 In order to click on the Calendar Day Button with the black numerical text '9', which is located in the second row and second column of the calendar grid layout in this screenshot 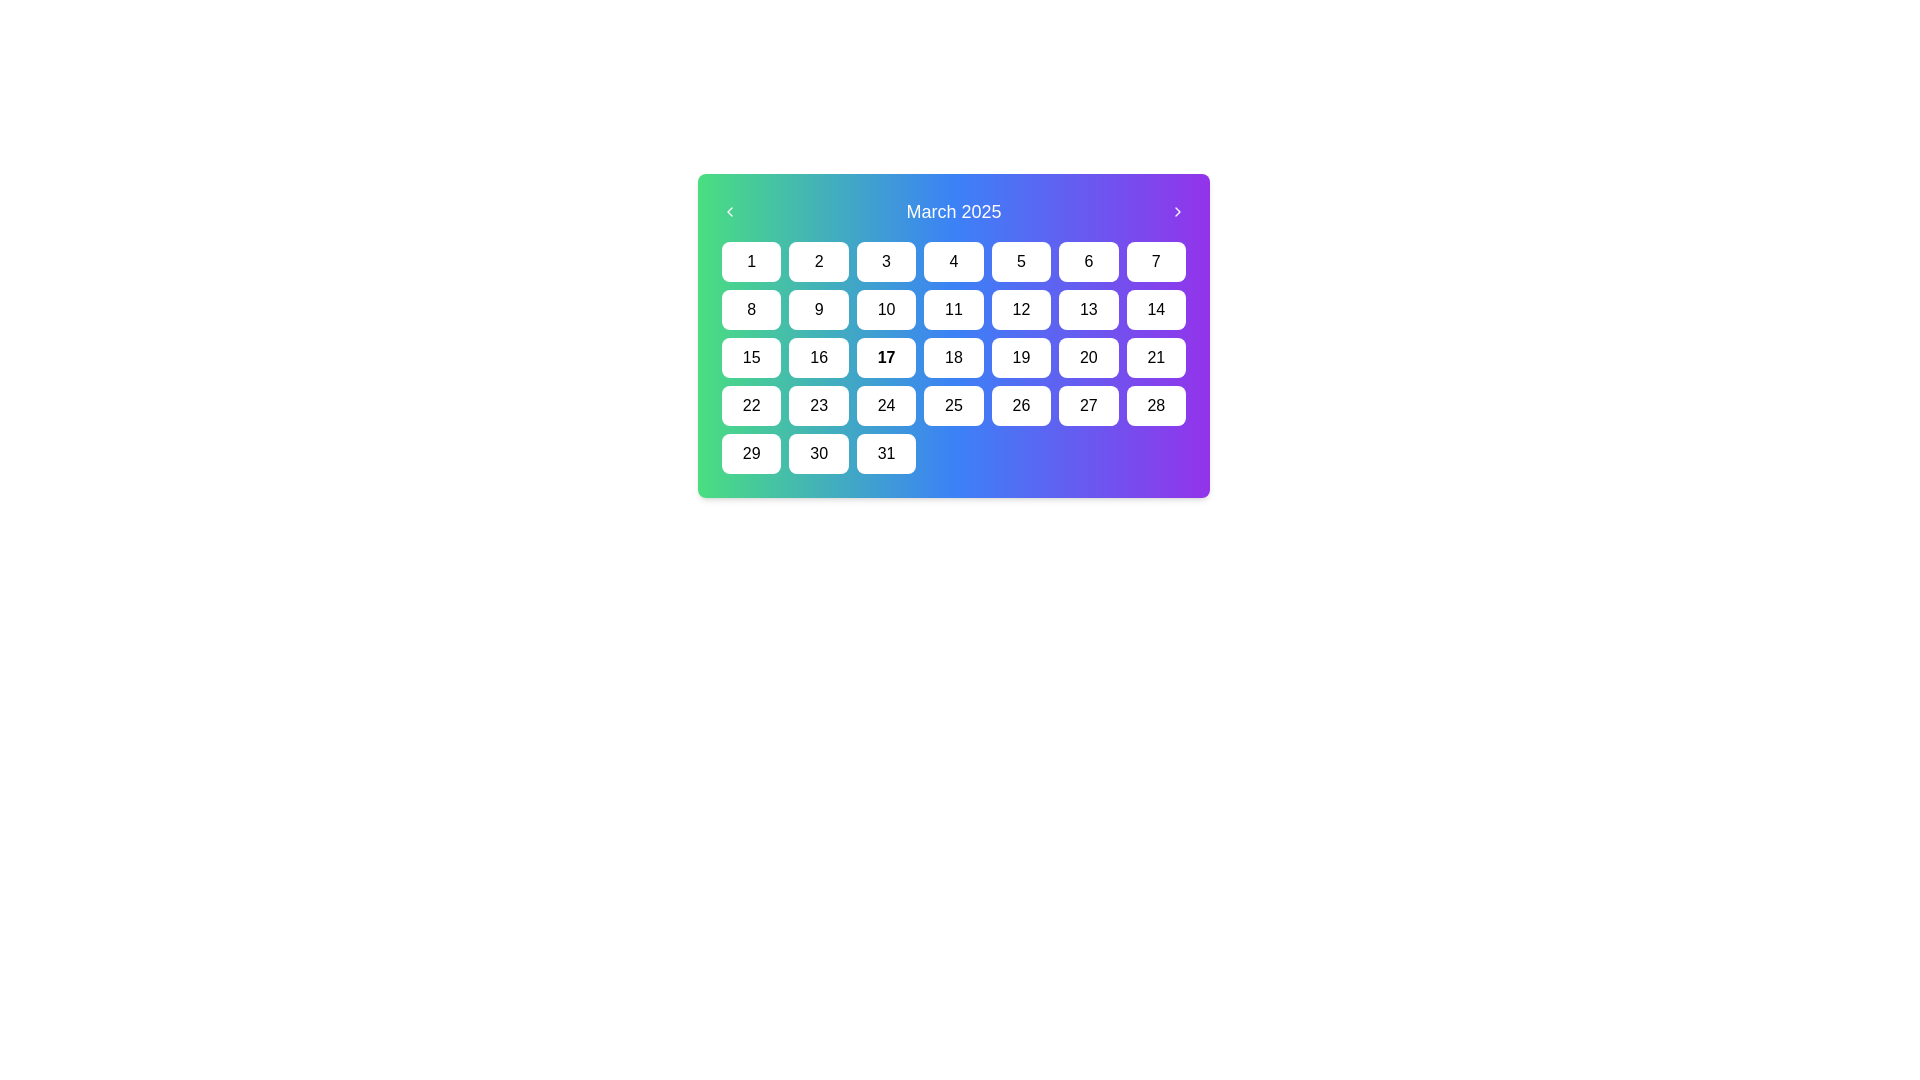, I will do `click(819, 309)`.